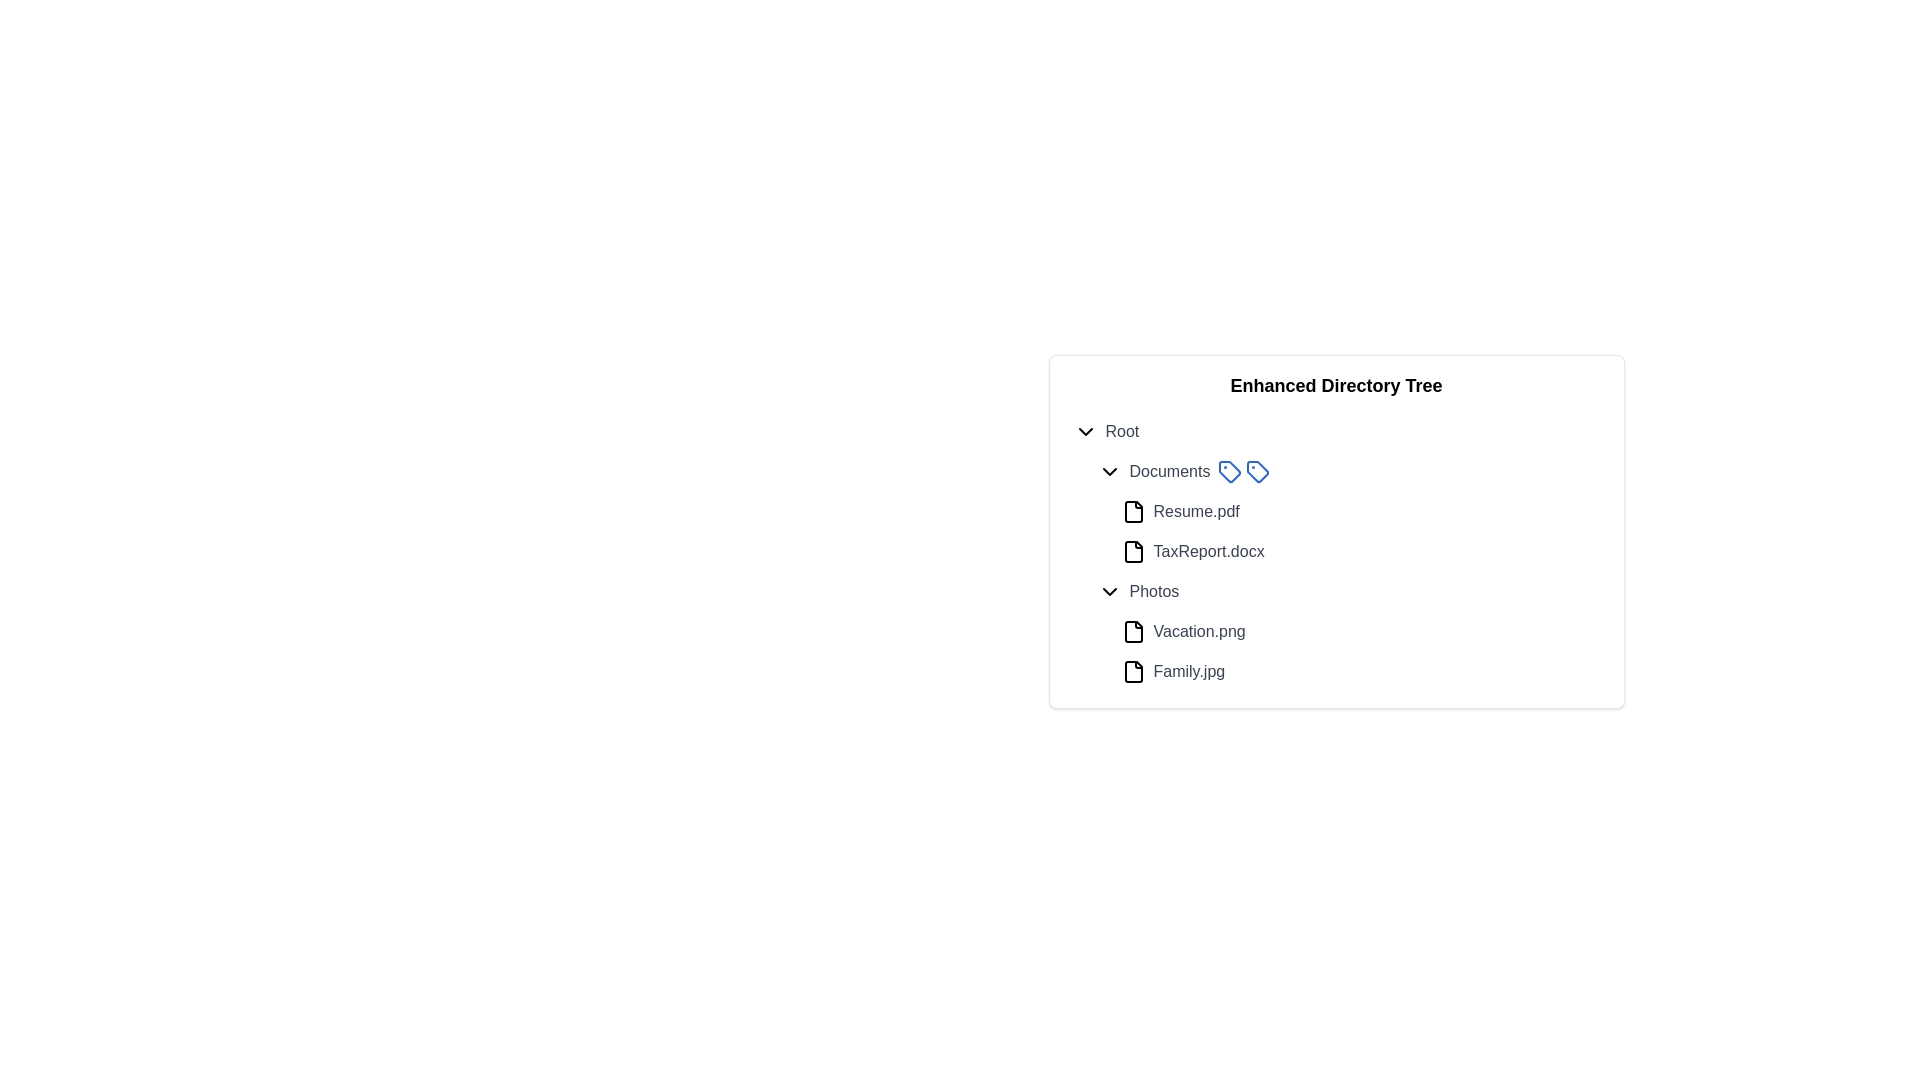 This screenshot has width=1920, height=1080. Describe the element at coordinates (1084, 431) in the screenshot. I see `the downward-pointing chevron icon located at the leftmost side of the 'Root' section` at that location.